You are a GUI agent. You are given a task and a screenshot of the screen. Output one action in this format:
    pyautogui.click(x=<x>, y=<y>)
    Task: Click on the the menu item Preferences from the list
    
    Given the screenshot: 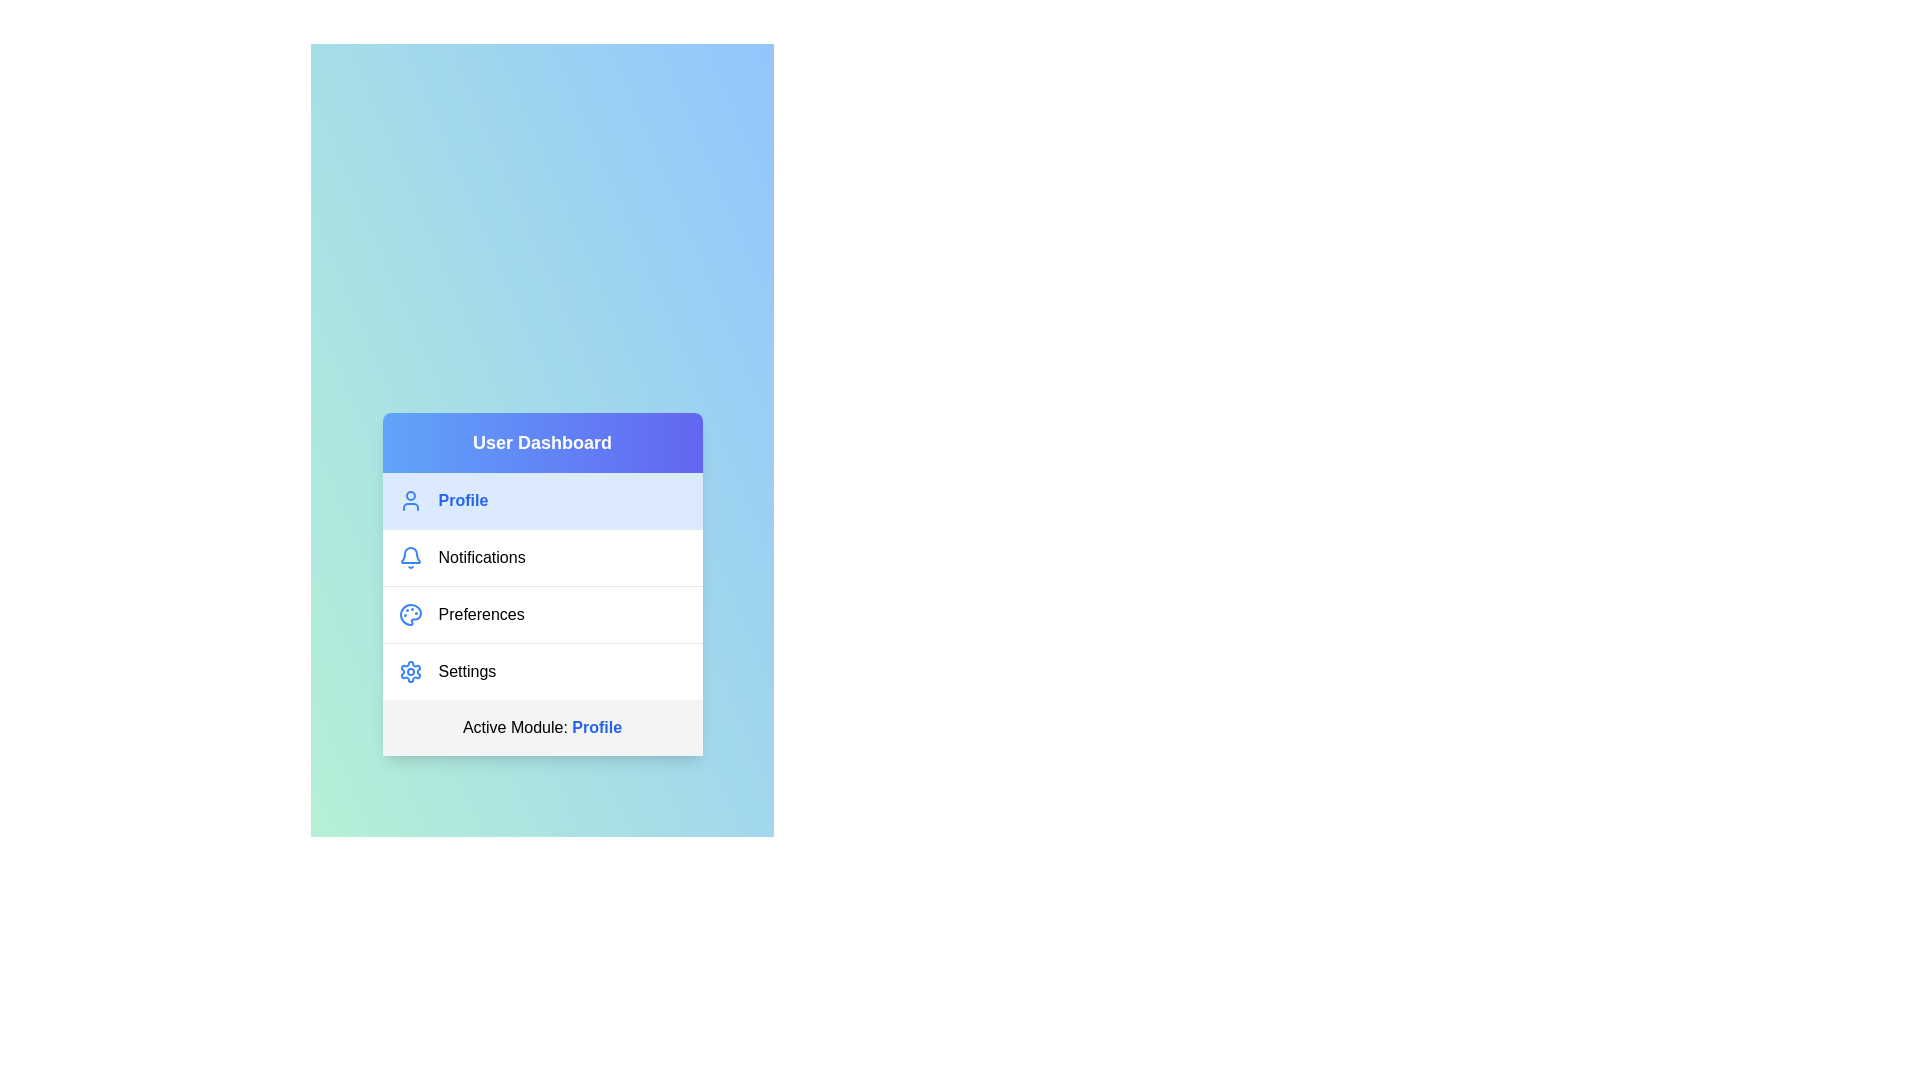 What is the action you would take?
    pyautogui.click(x=542, y=612)
    